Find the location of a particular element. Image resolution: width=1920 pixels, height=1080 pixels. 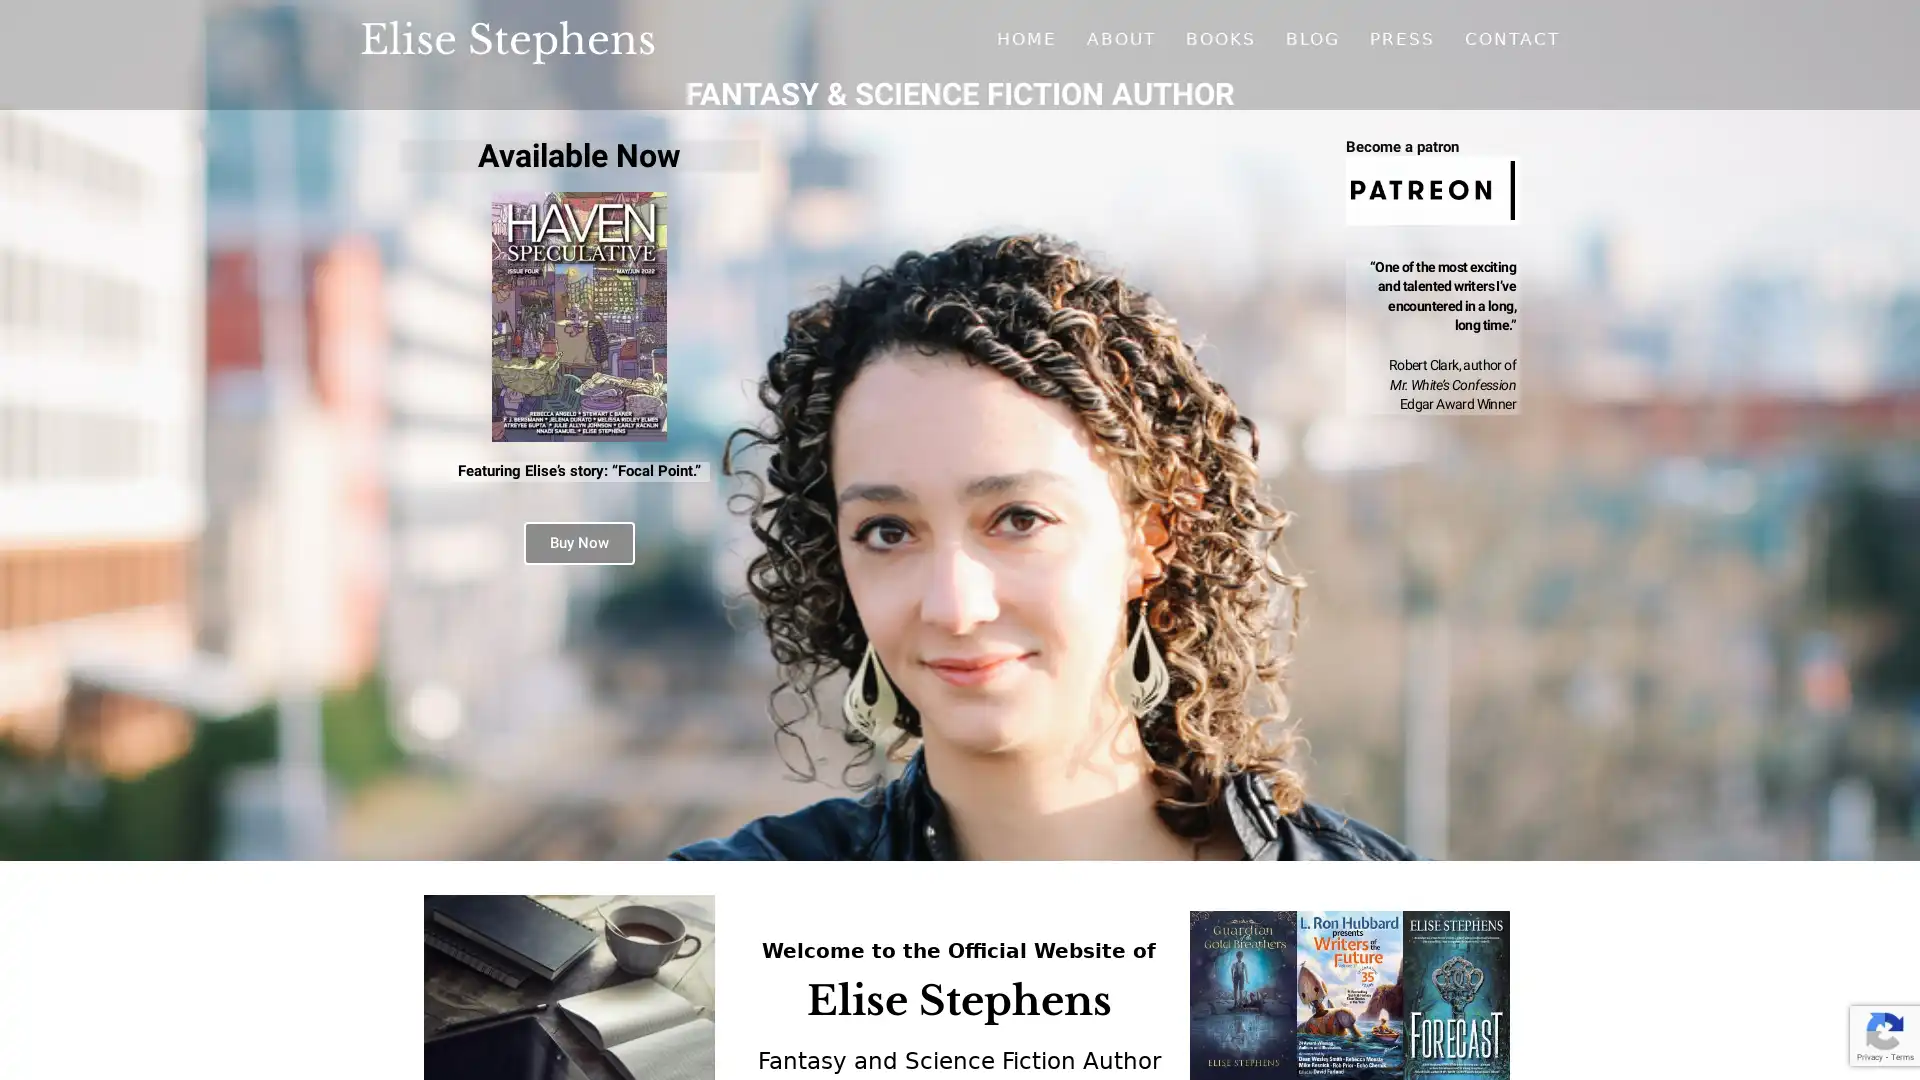

Buy Now is located at coordinates (578, 543).